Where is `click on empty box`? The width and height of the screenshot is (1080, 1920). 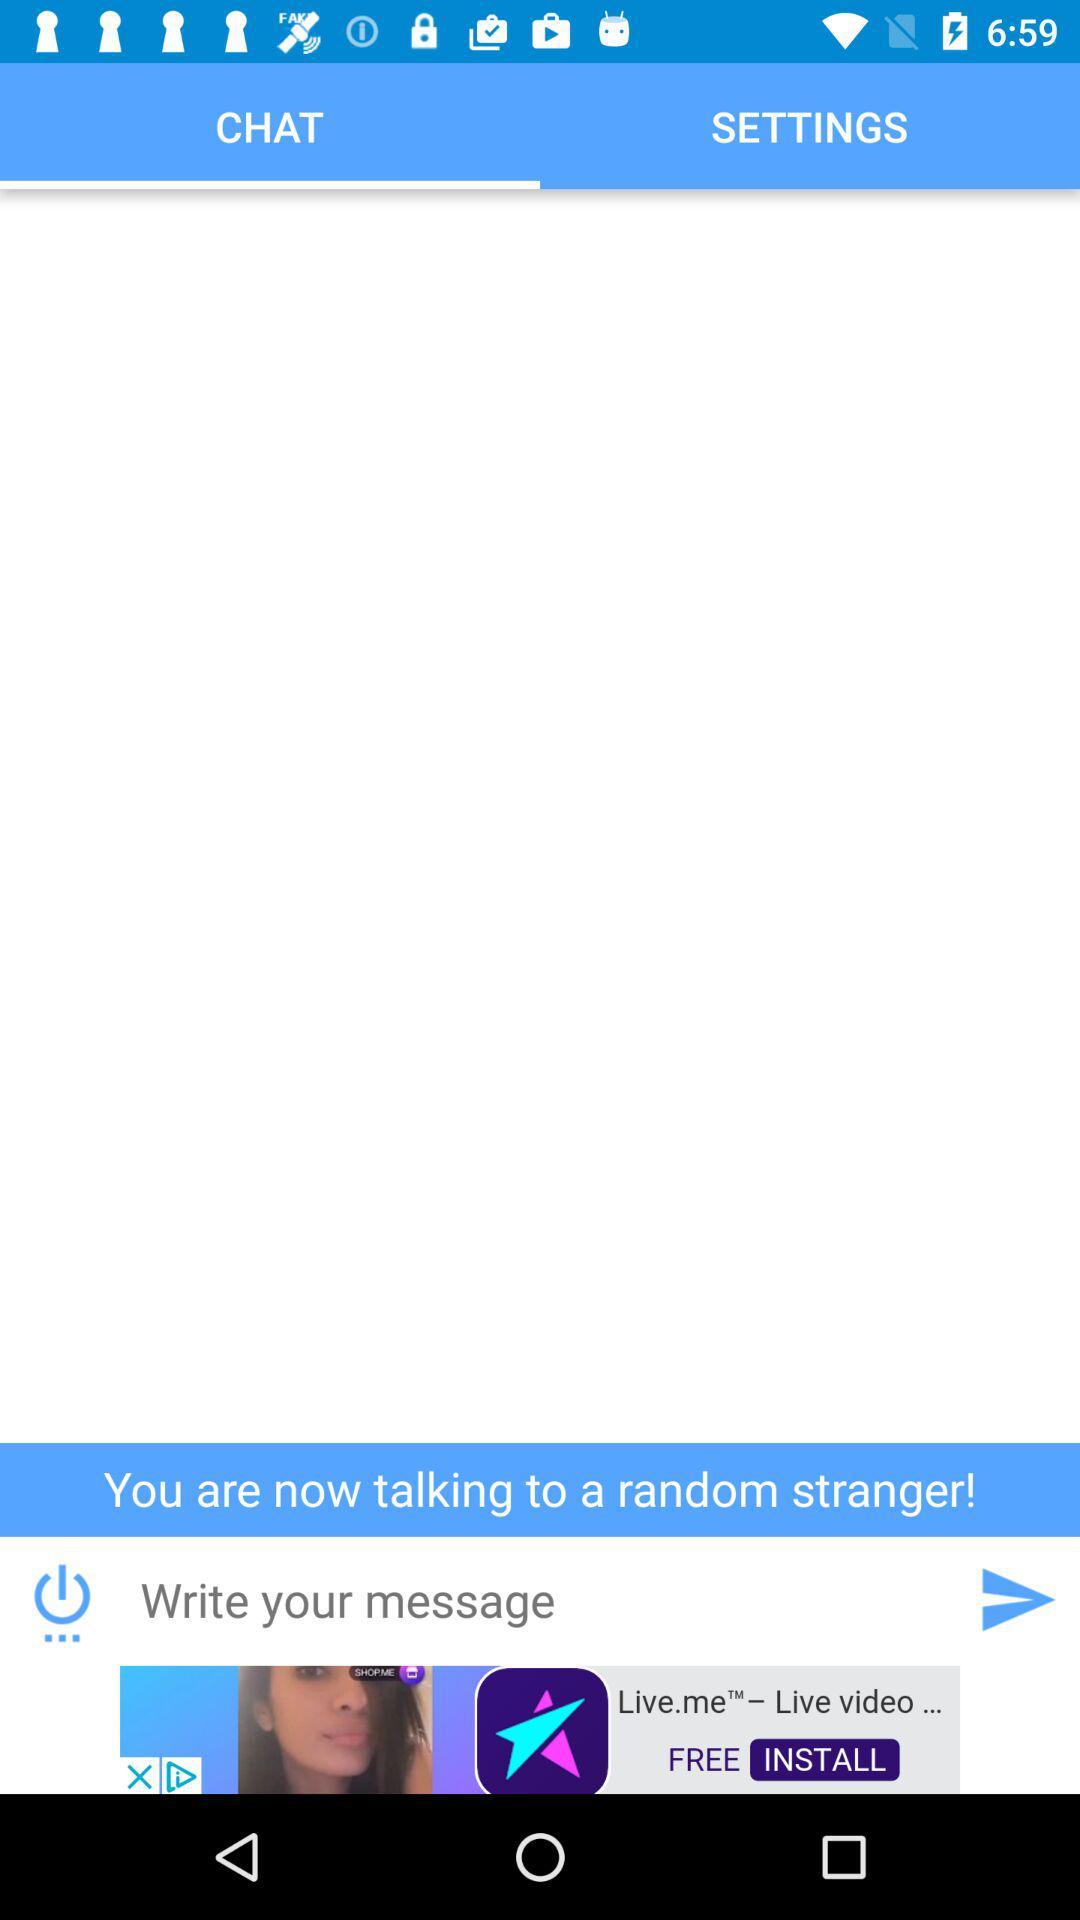 click on empty box is located at coordinates (540, 816).